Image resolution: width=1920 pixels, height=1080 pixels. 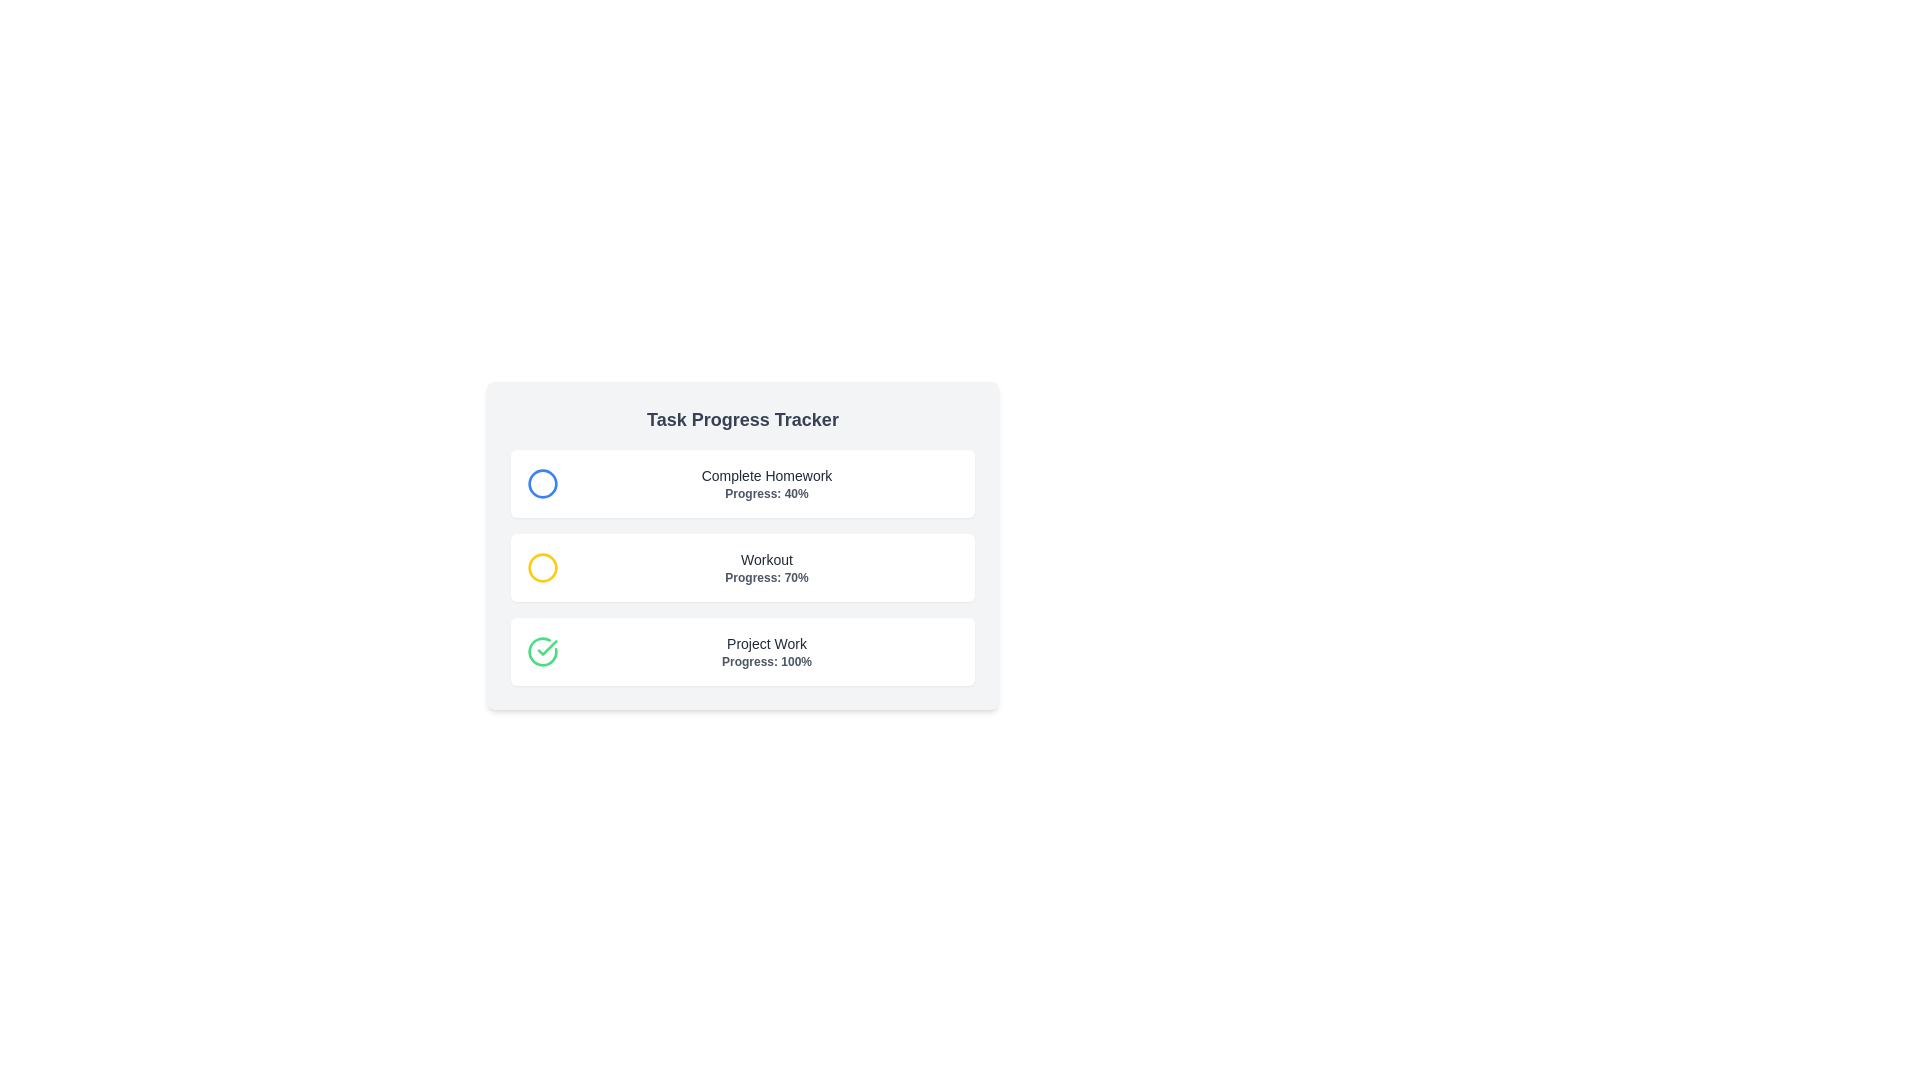 I want to click on the 'Project Work' text label, which is a medium-sized grayish-black text within the 'Task Progress Tracker' section, to select it, so click(x=766, y=644).